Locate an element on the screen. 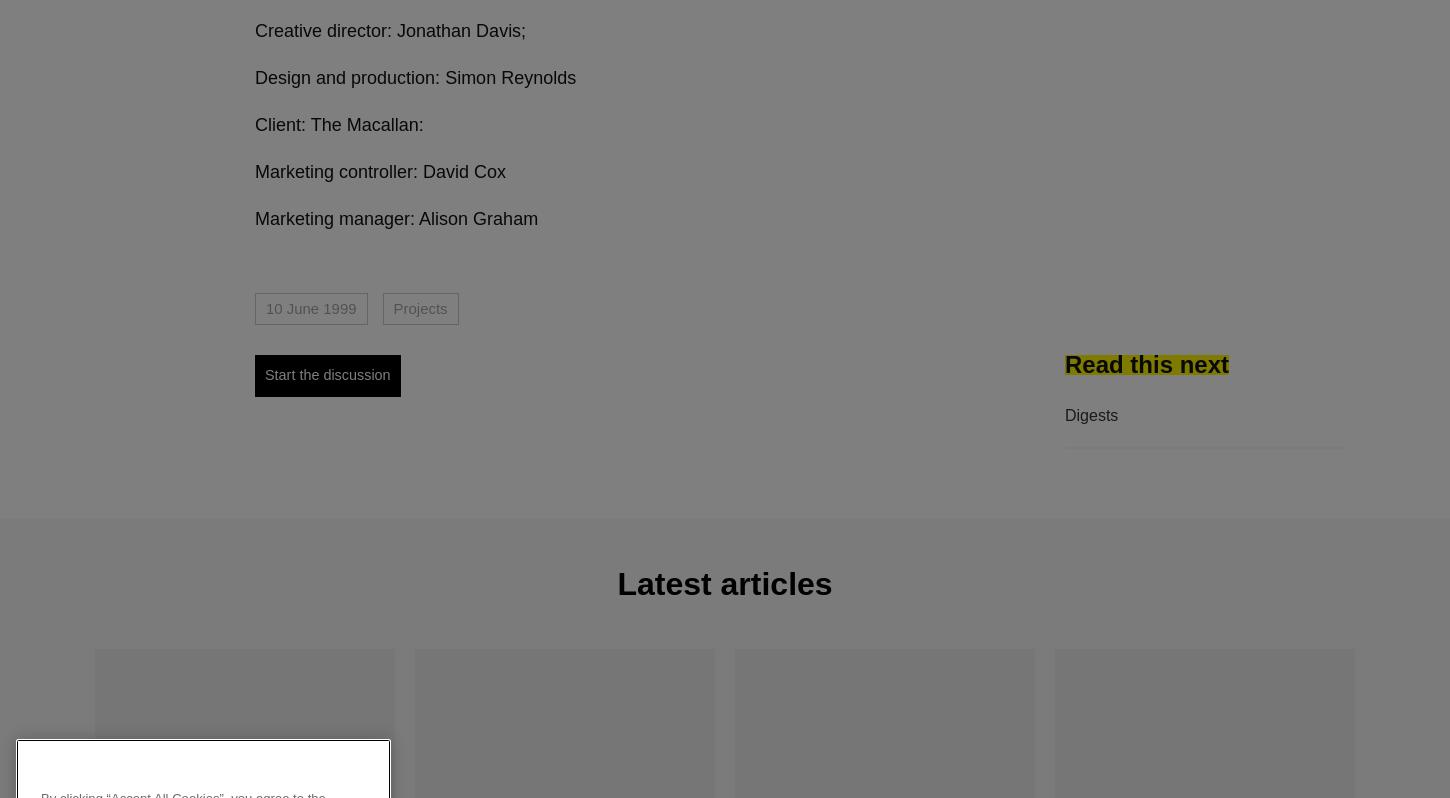 The width and height of the screenshot is (1450, 798). 'Creative director: Jonathan Davis;' is located at coordinates (389, 30).